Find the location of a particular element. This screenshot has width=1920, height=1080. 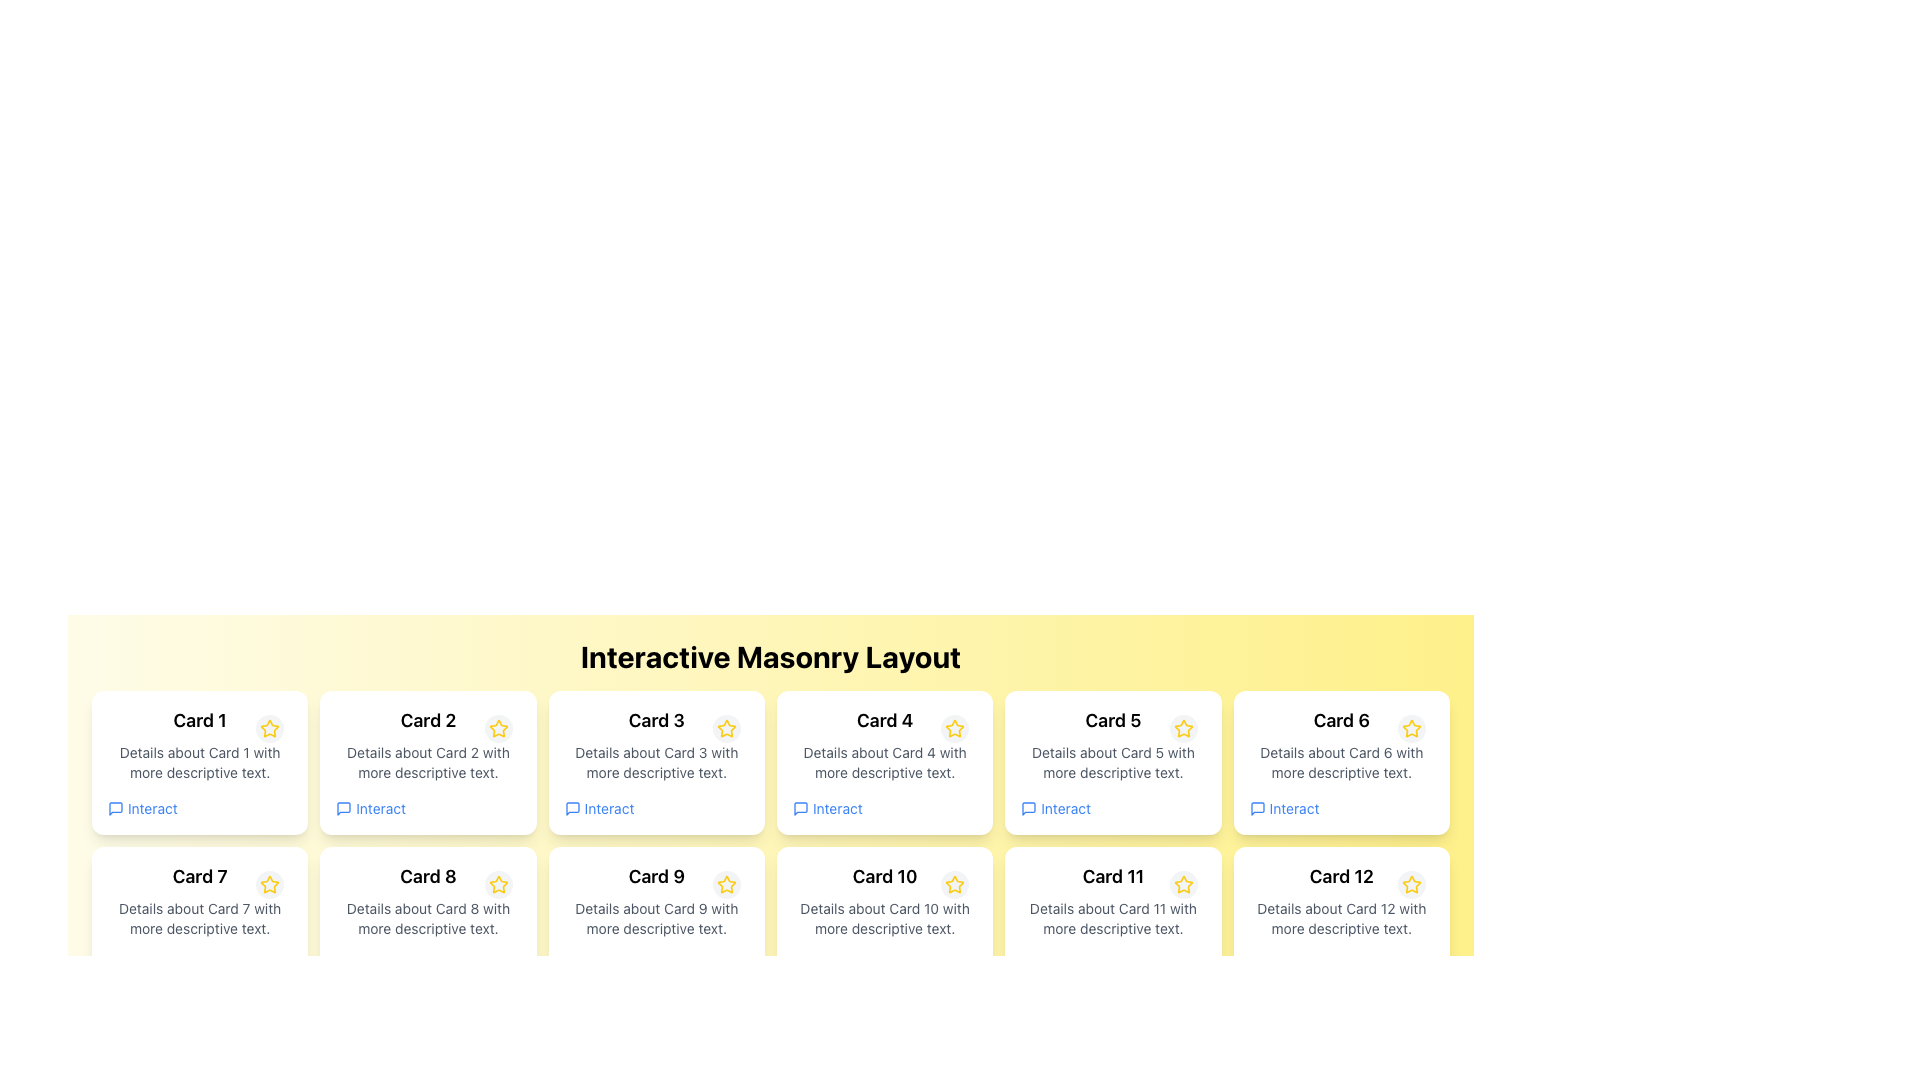

the rounded button with a light gray background and a yellow outlined star icon located in the top-right corner of 'Card 7' to mark the card as favorite is located at coordinates (269, 883).